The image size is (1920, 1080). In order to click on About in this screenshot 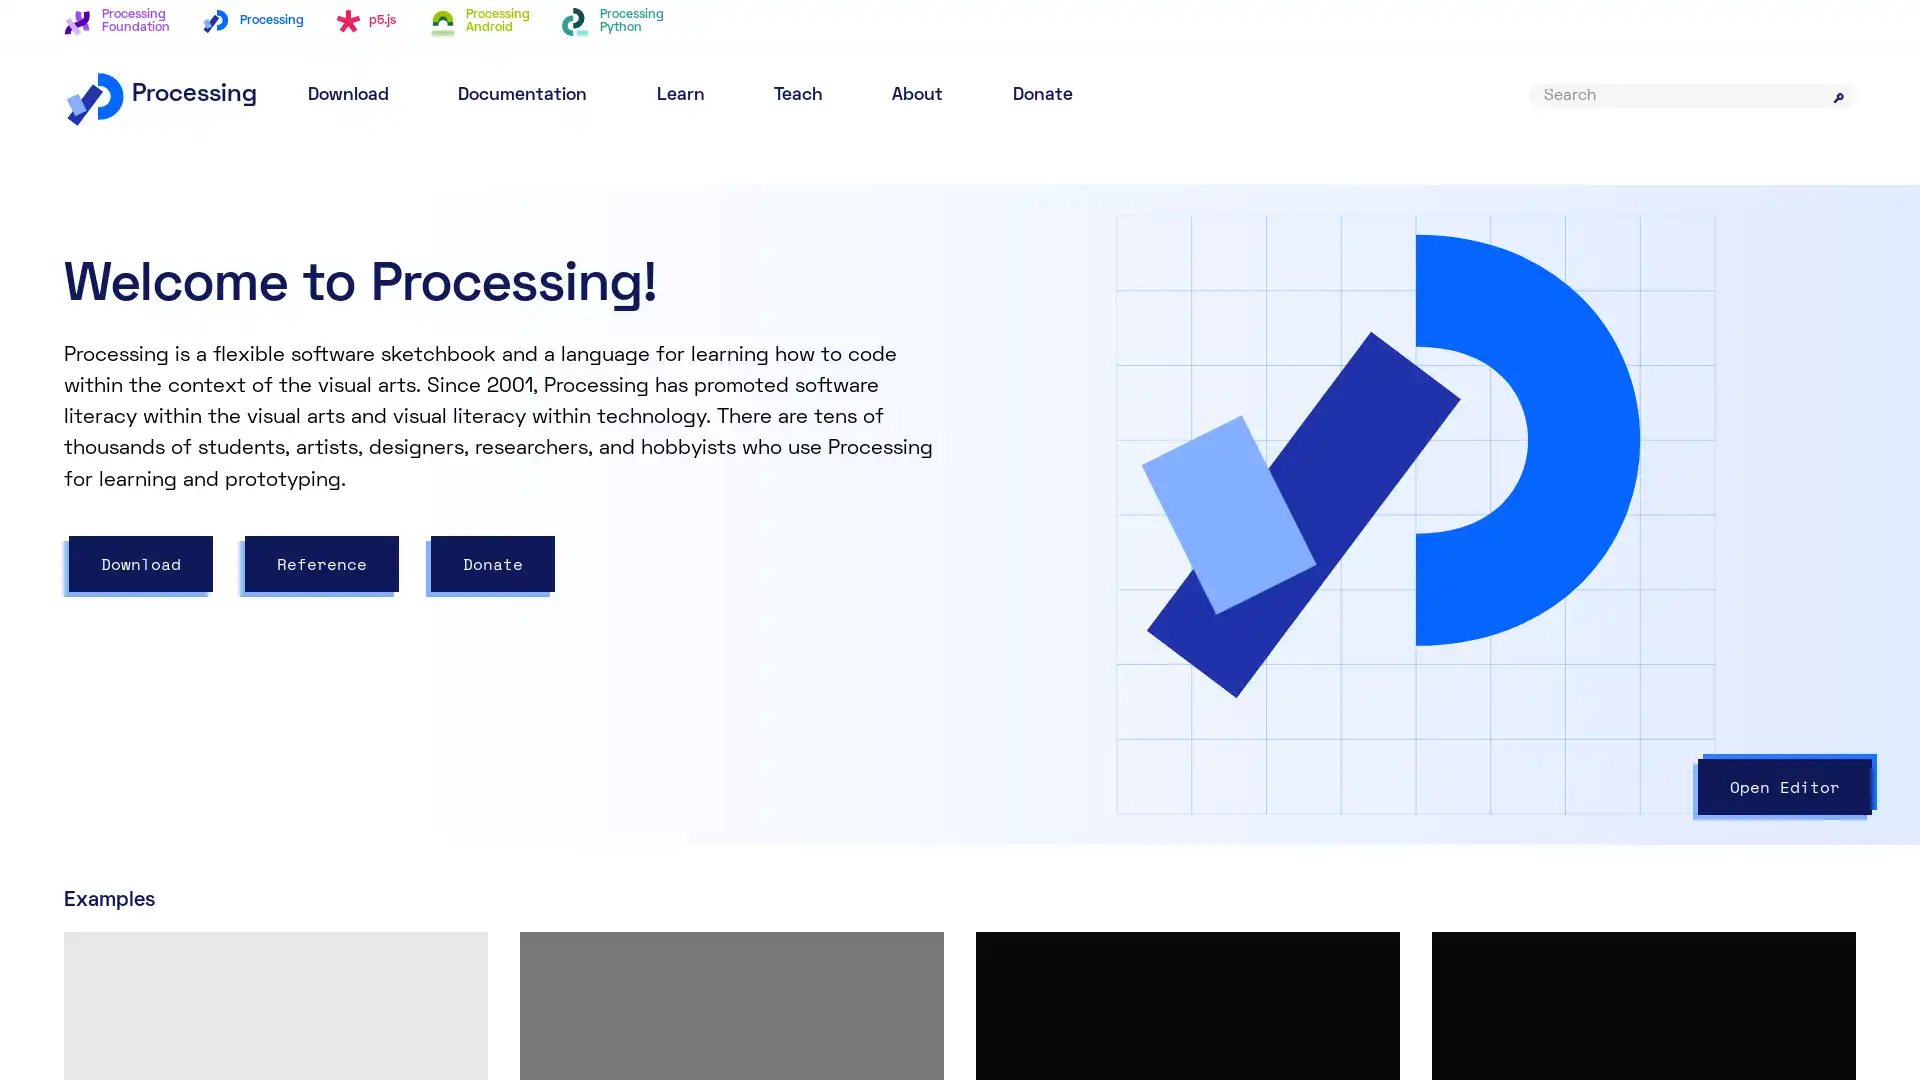, I will do `click(916, 94)`.